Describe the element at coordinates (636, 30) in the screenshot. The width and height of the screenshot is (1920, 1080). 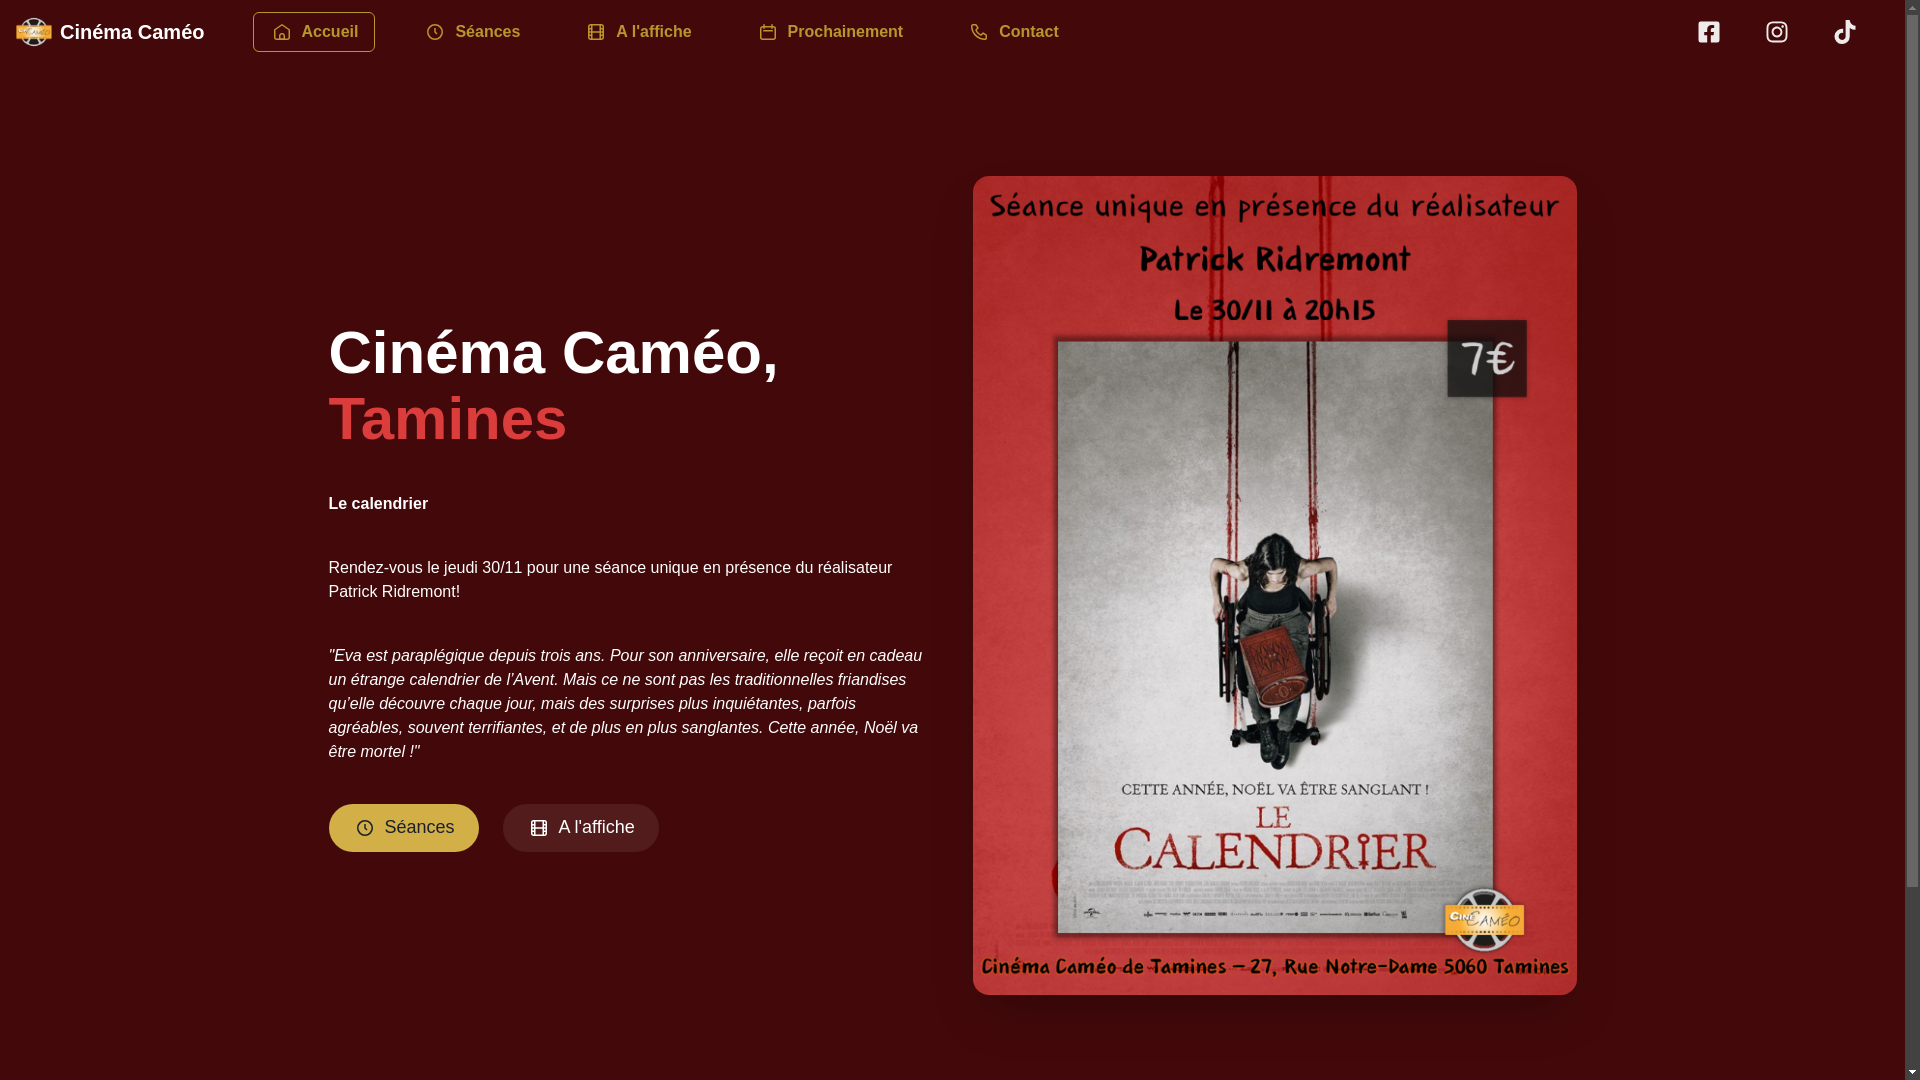
I see `'A l'affiche'` at that location.